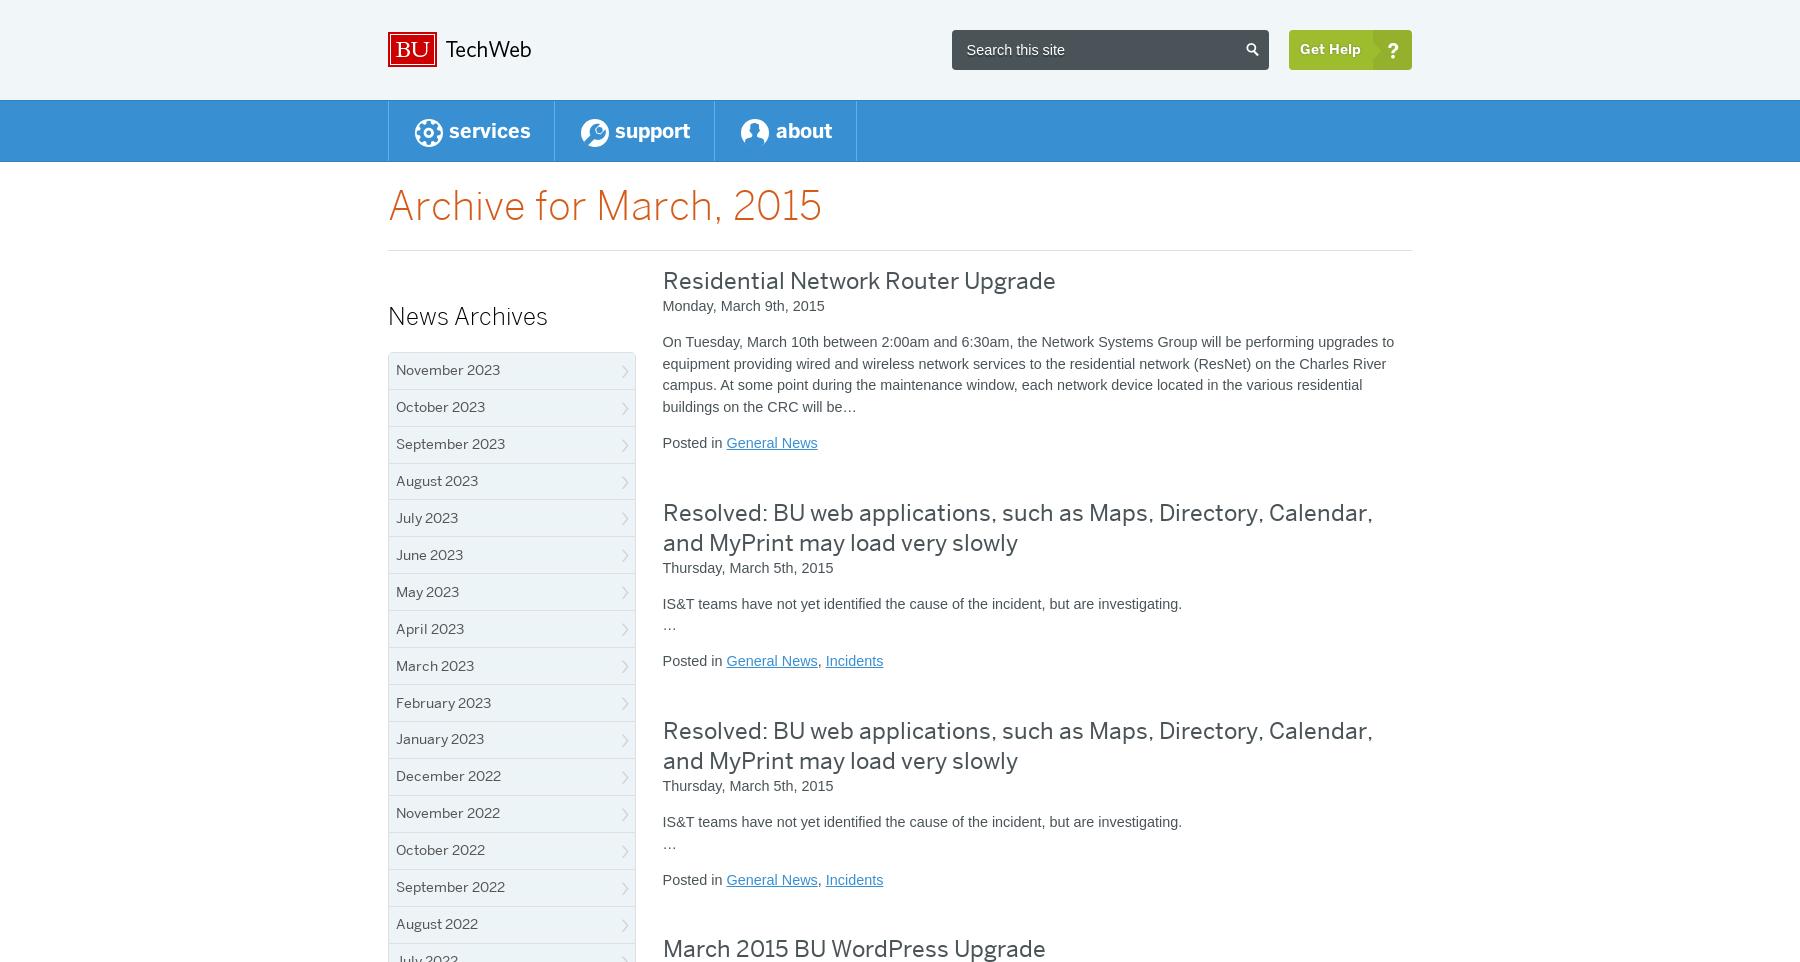  I want to click on 'August 2022', so click(437, 924).